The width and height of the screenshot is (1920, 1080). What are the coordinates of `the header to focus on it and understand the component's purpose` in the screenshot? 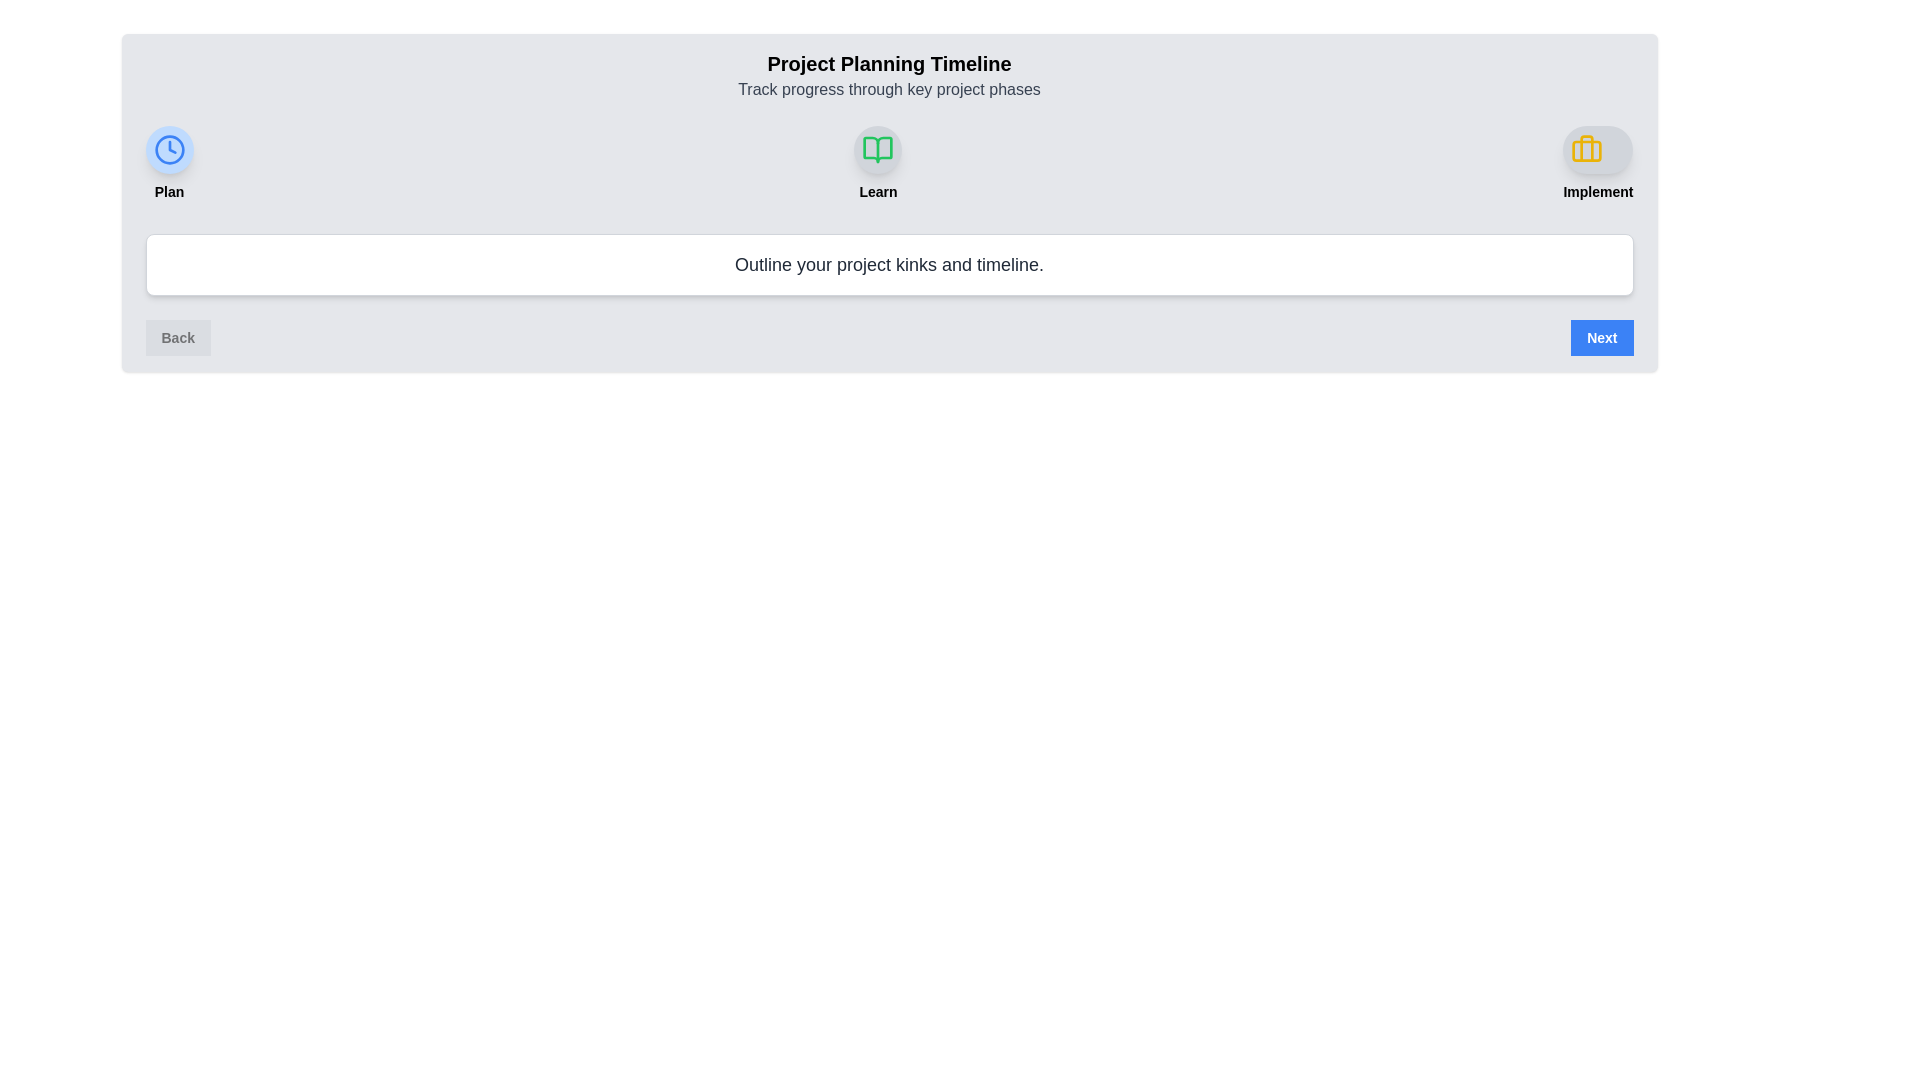 It's located at (888, 75).